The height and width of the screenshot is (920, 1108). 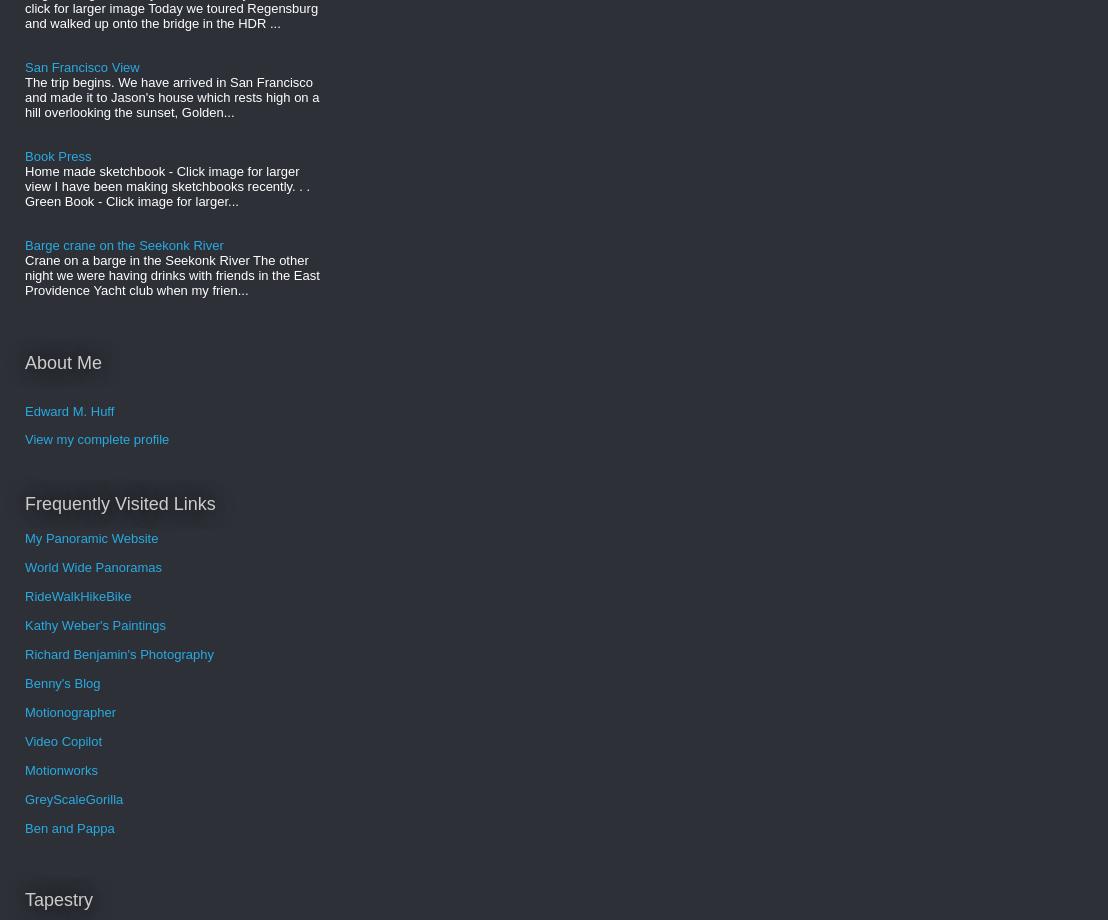 What do you see at coordinates (62, 740) in the screenshot?
I see `'Video Copilot'` at bounding box center [62, 740].